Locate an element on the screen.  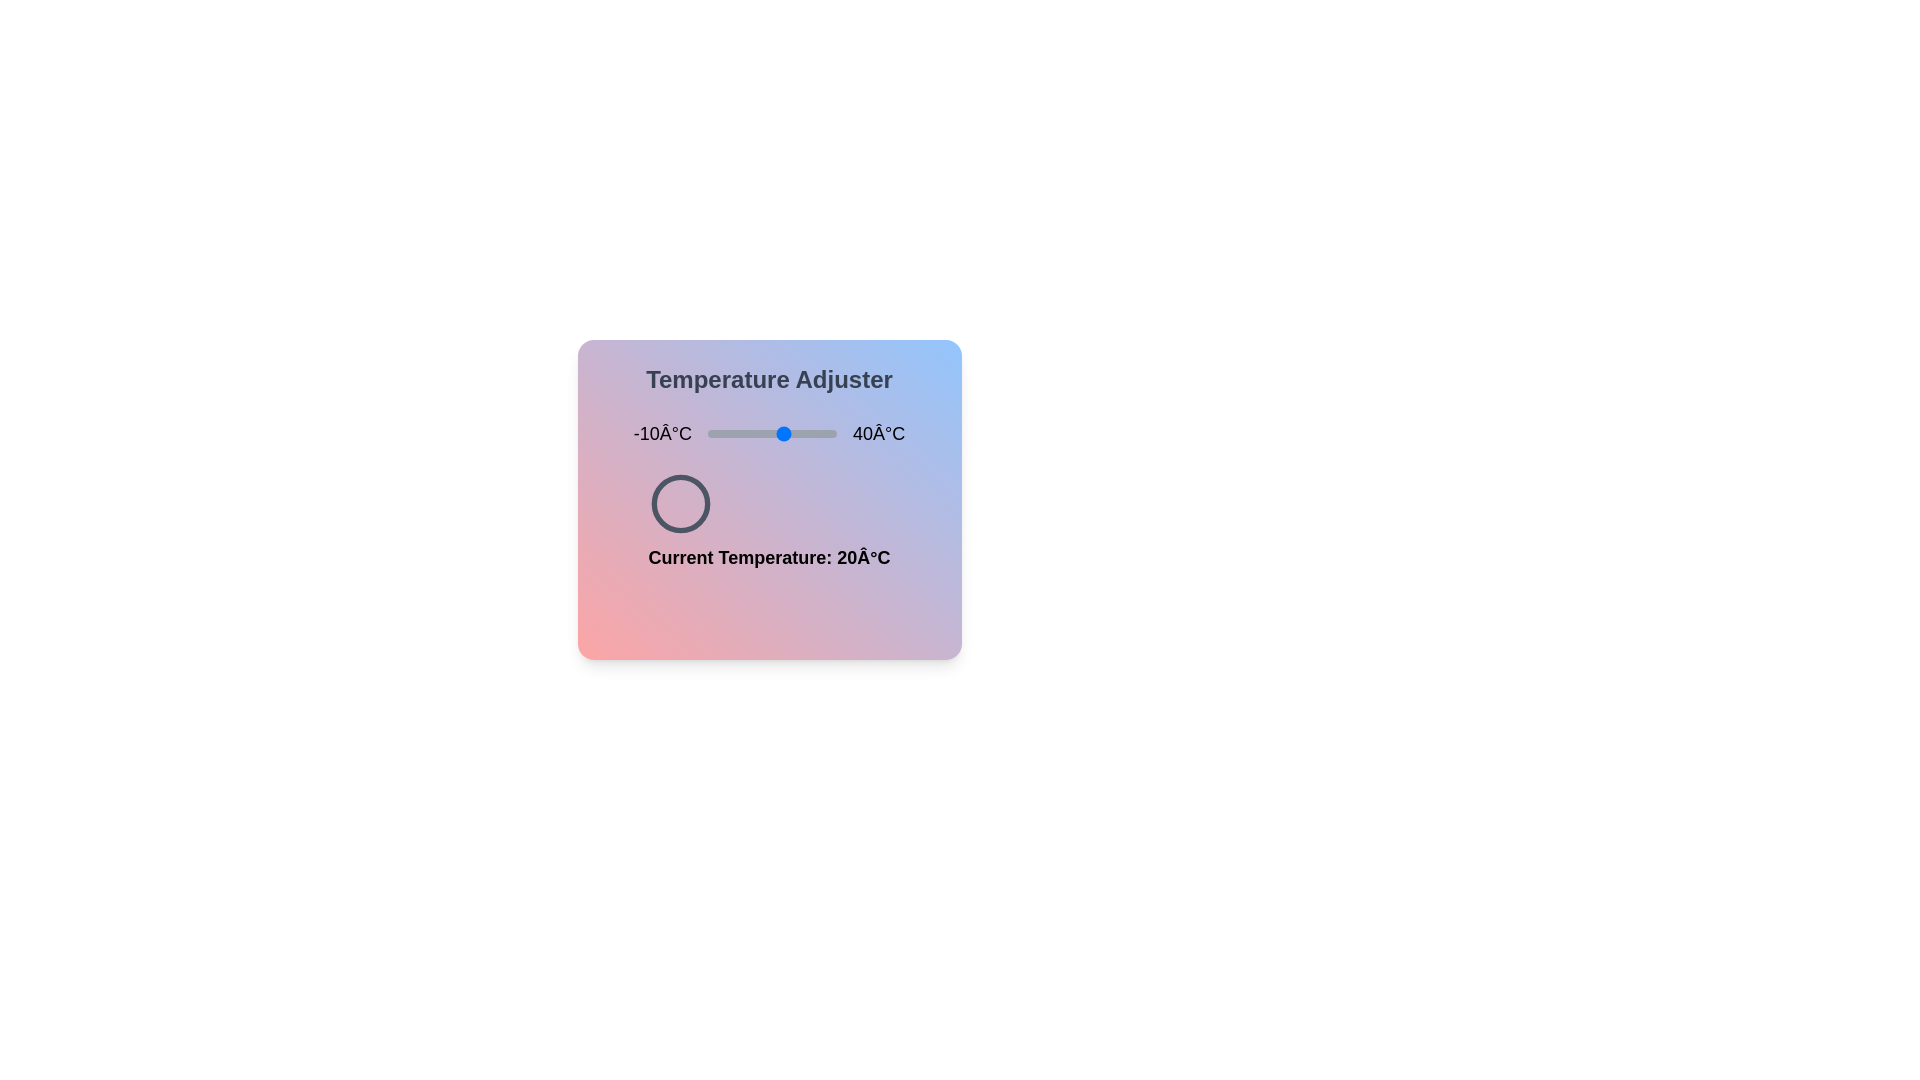
the temperature to 31 degrees Celsius using the slider is located at coordinates (813, 433).